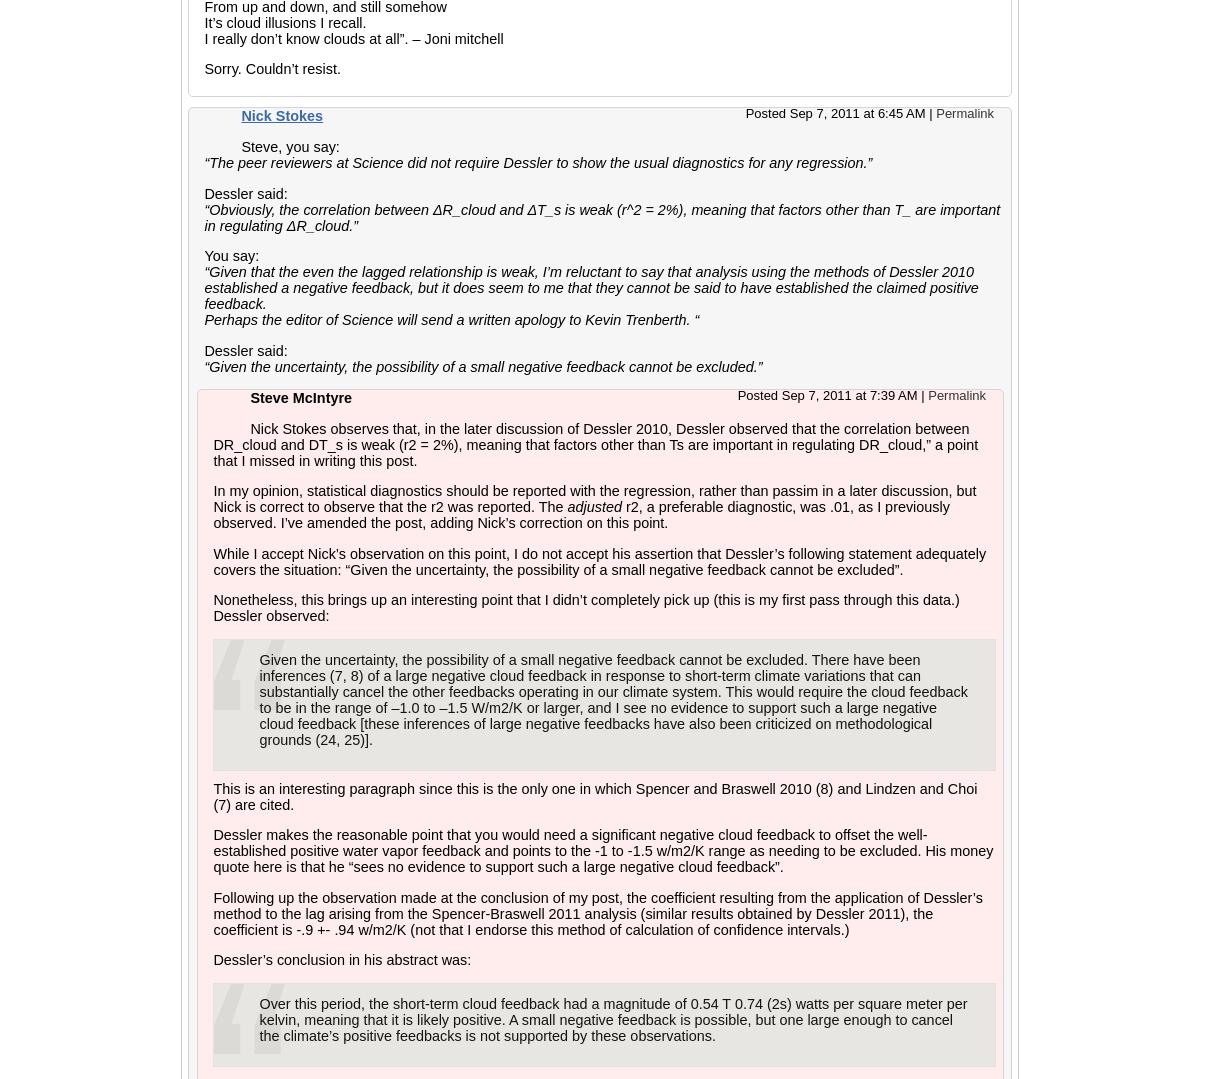 The height and width of the screenshot is (1079, 1212). Describe the element at coordinates (538, 162) in the screenshot. I see `'“The peer reviewers at Science did not require Dessler to show the usual diagnostics for any regression.”'` at that location.